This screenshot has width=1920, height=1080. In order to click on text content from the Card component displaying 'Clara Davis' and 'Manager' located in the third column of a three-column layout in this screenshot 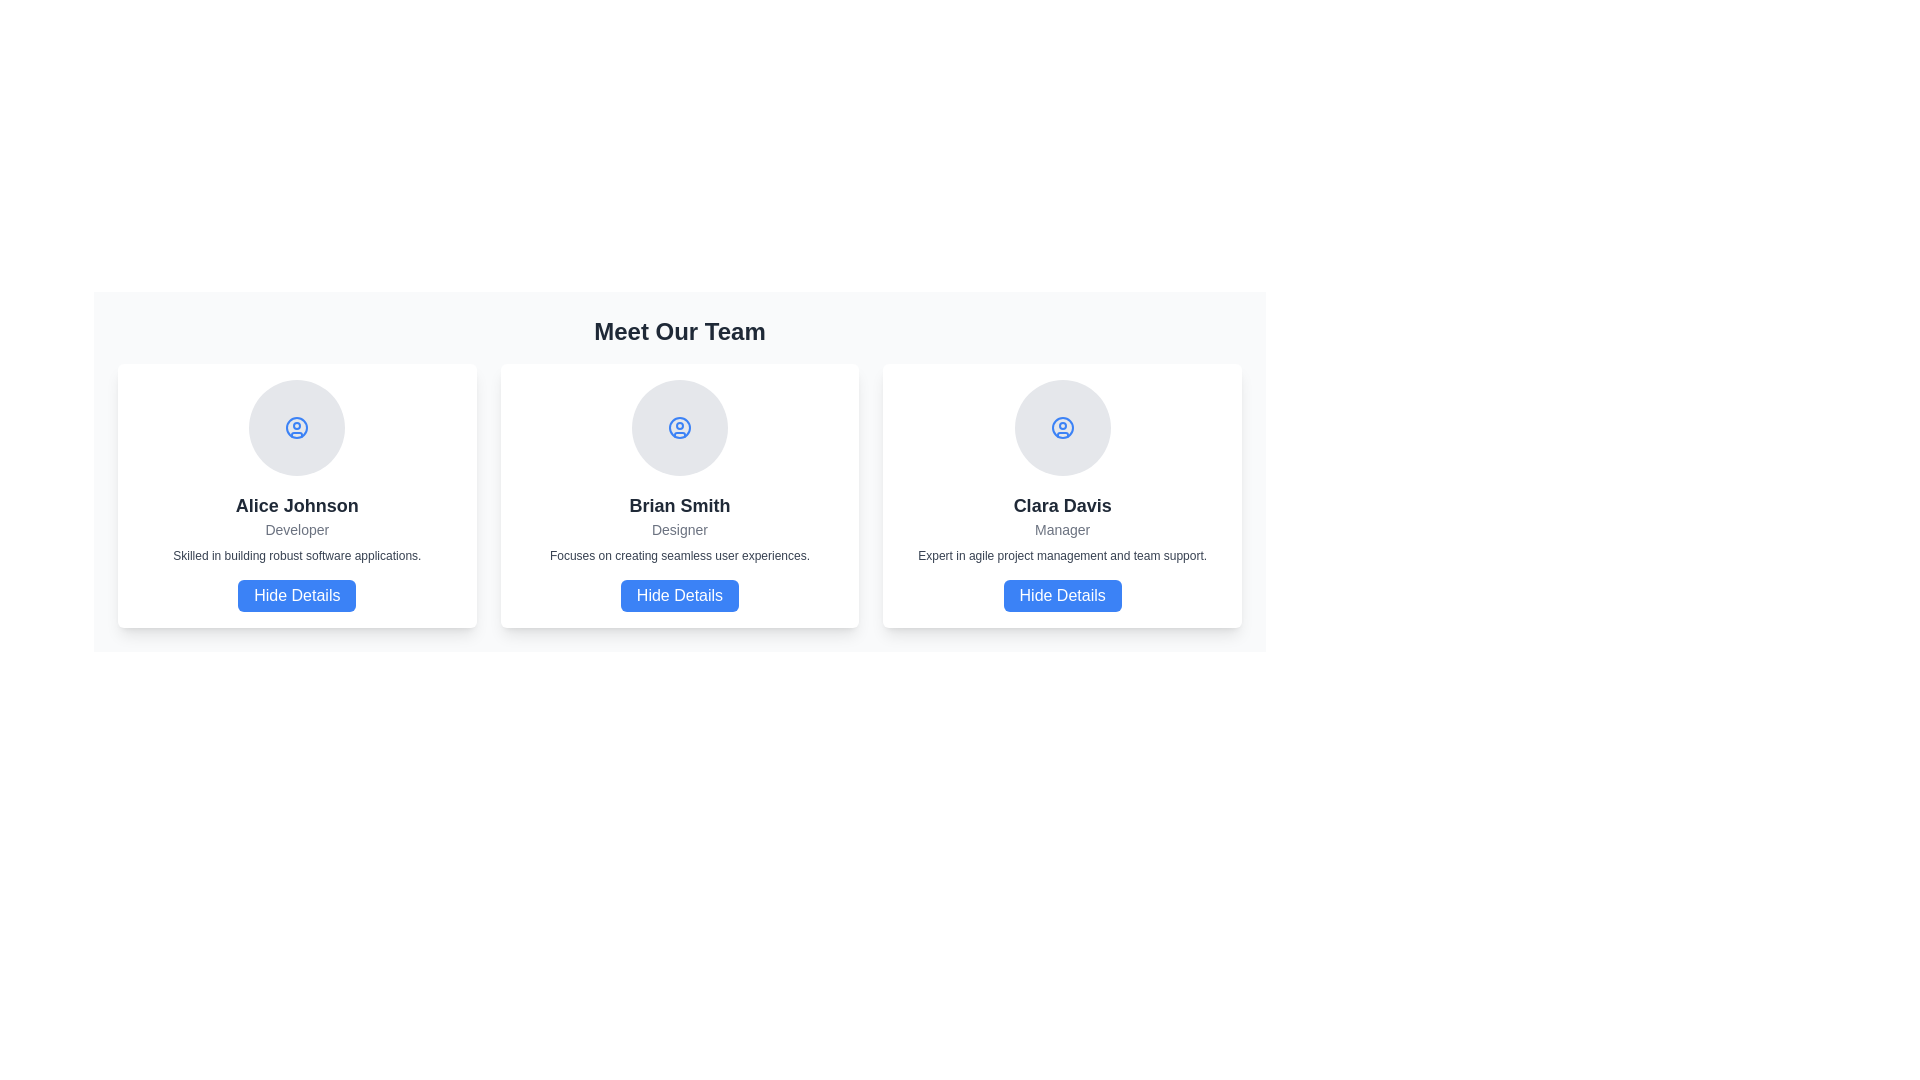, I will do `click(1061, 495)`.